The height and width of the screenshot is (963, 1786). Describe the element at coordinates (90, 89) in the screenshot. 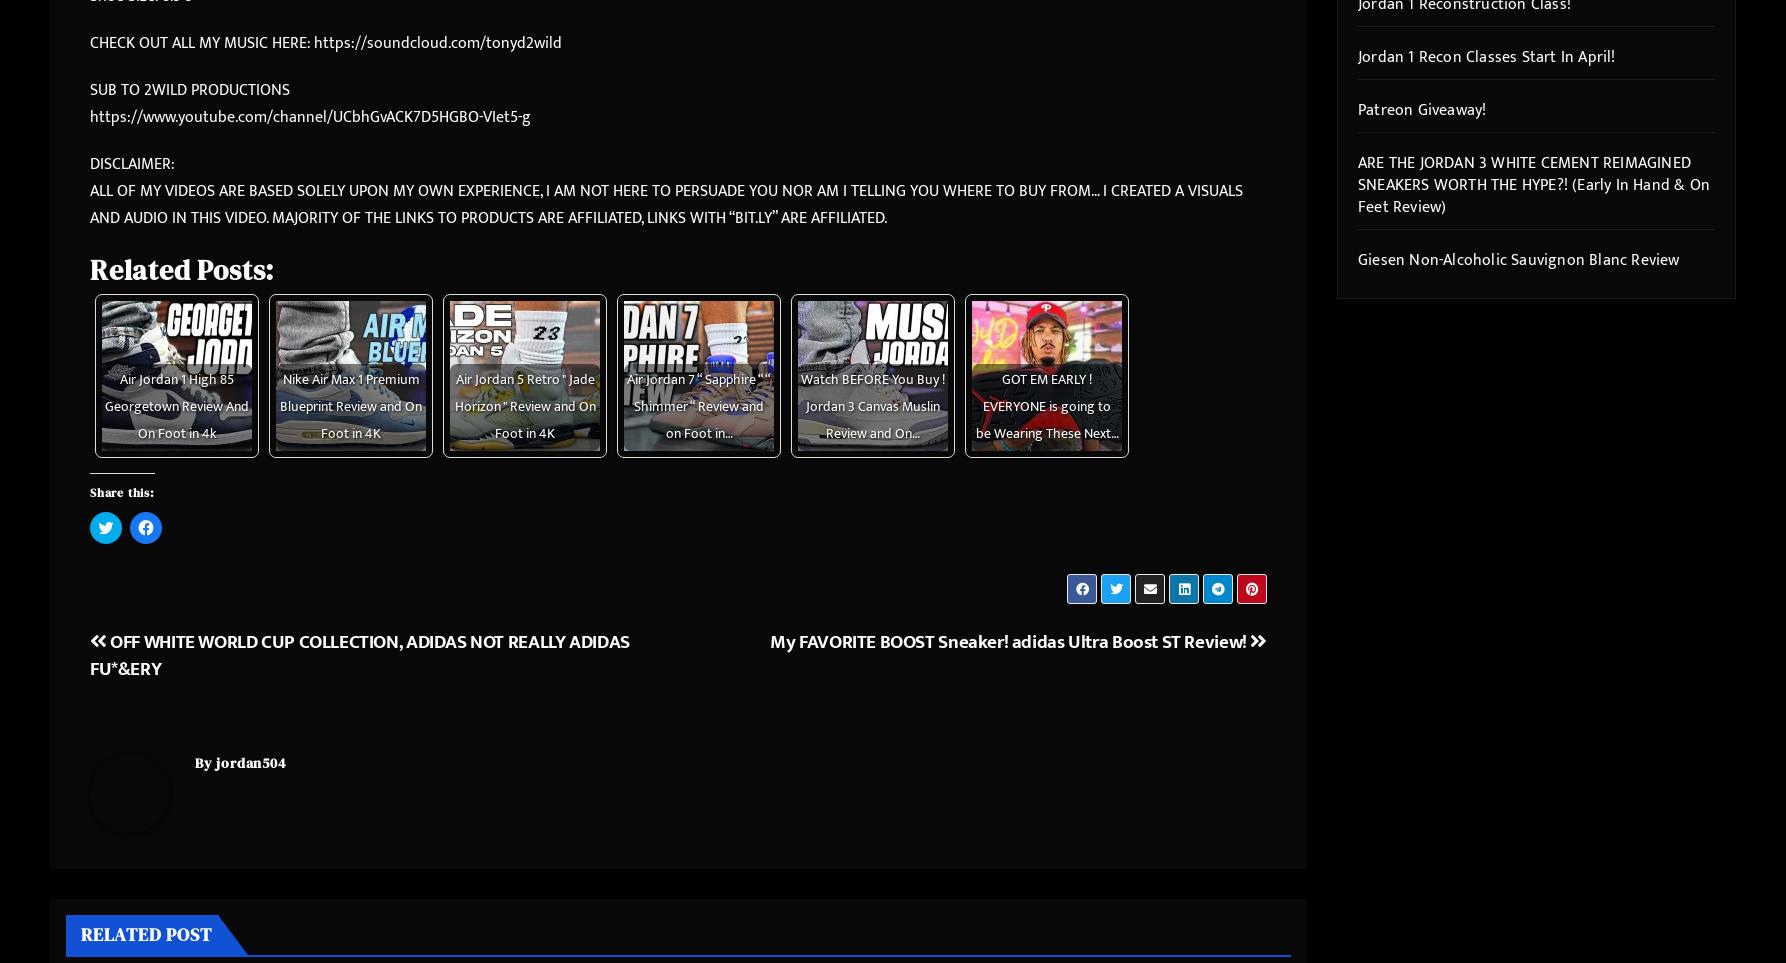

I see `'SUB TO 2WILD PRODUCTIONS'` at that location.